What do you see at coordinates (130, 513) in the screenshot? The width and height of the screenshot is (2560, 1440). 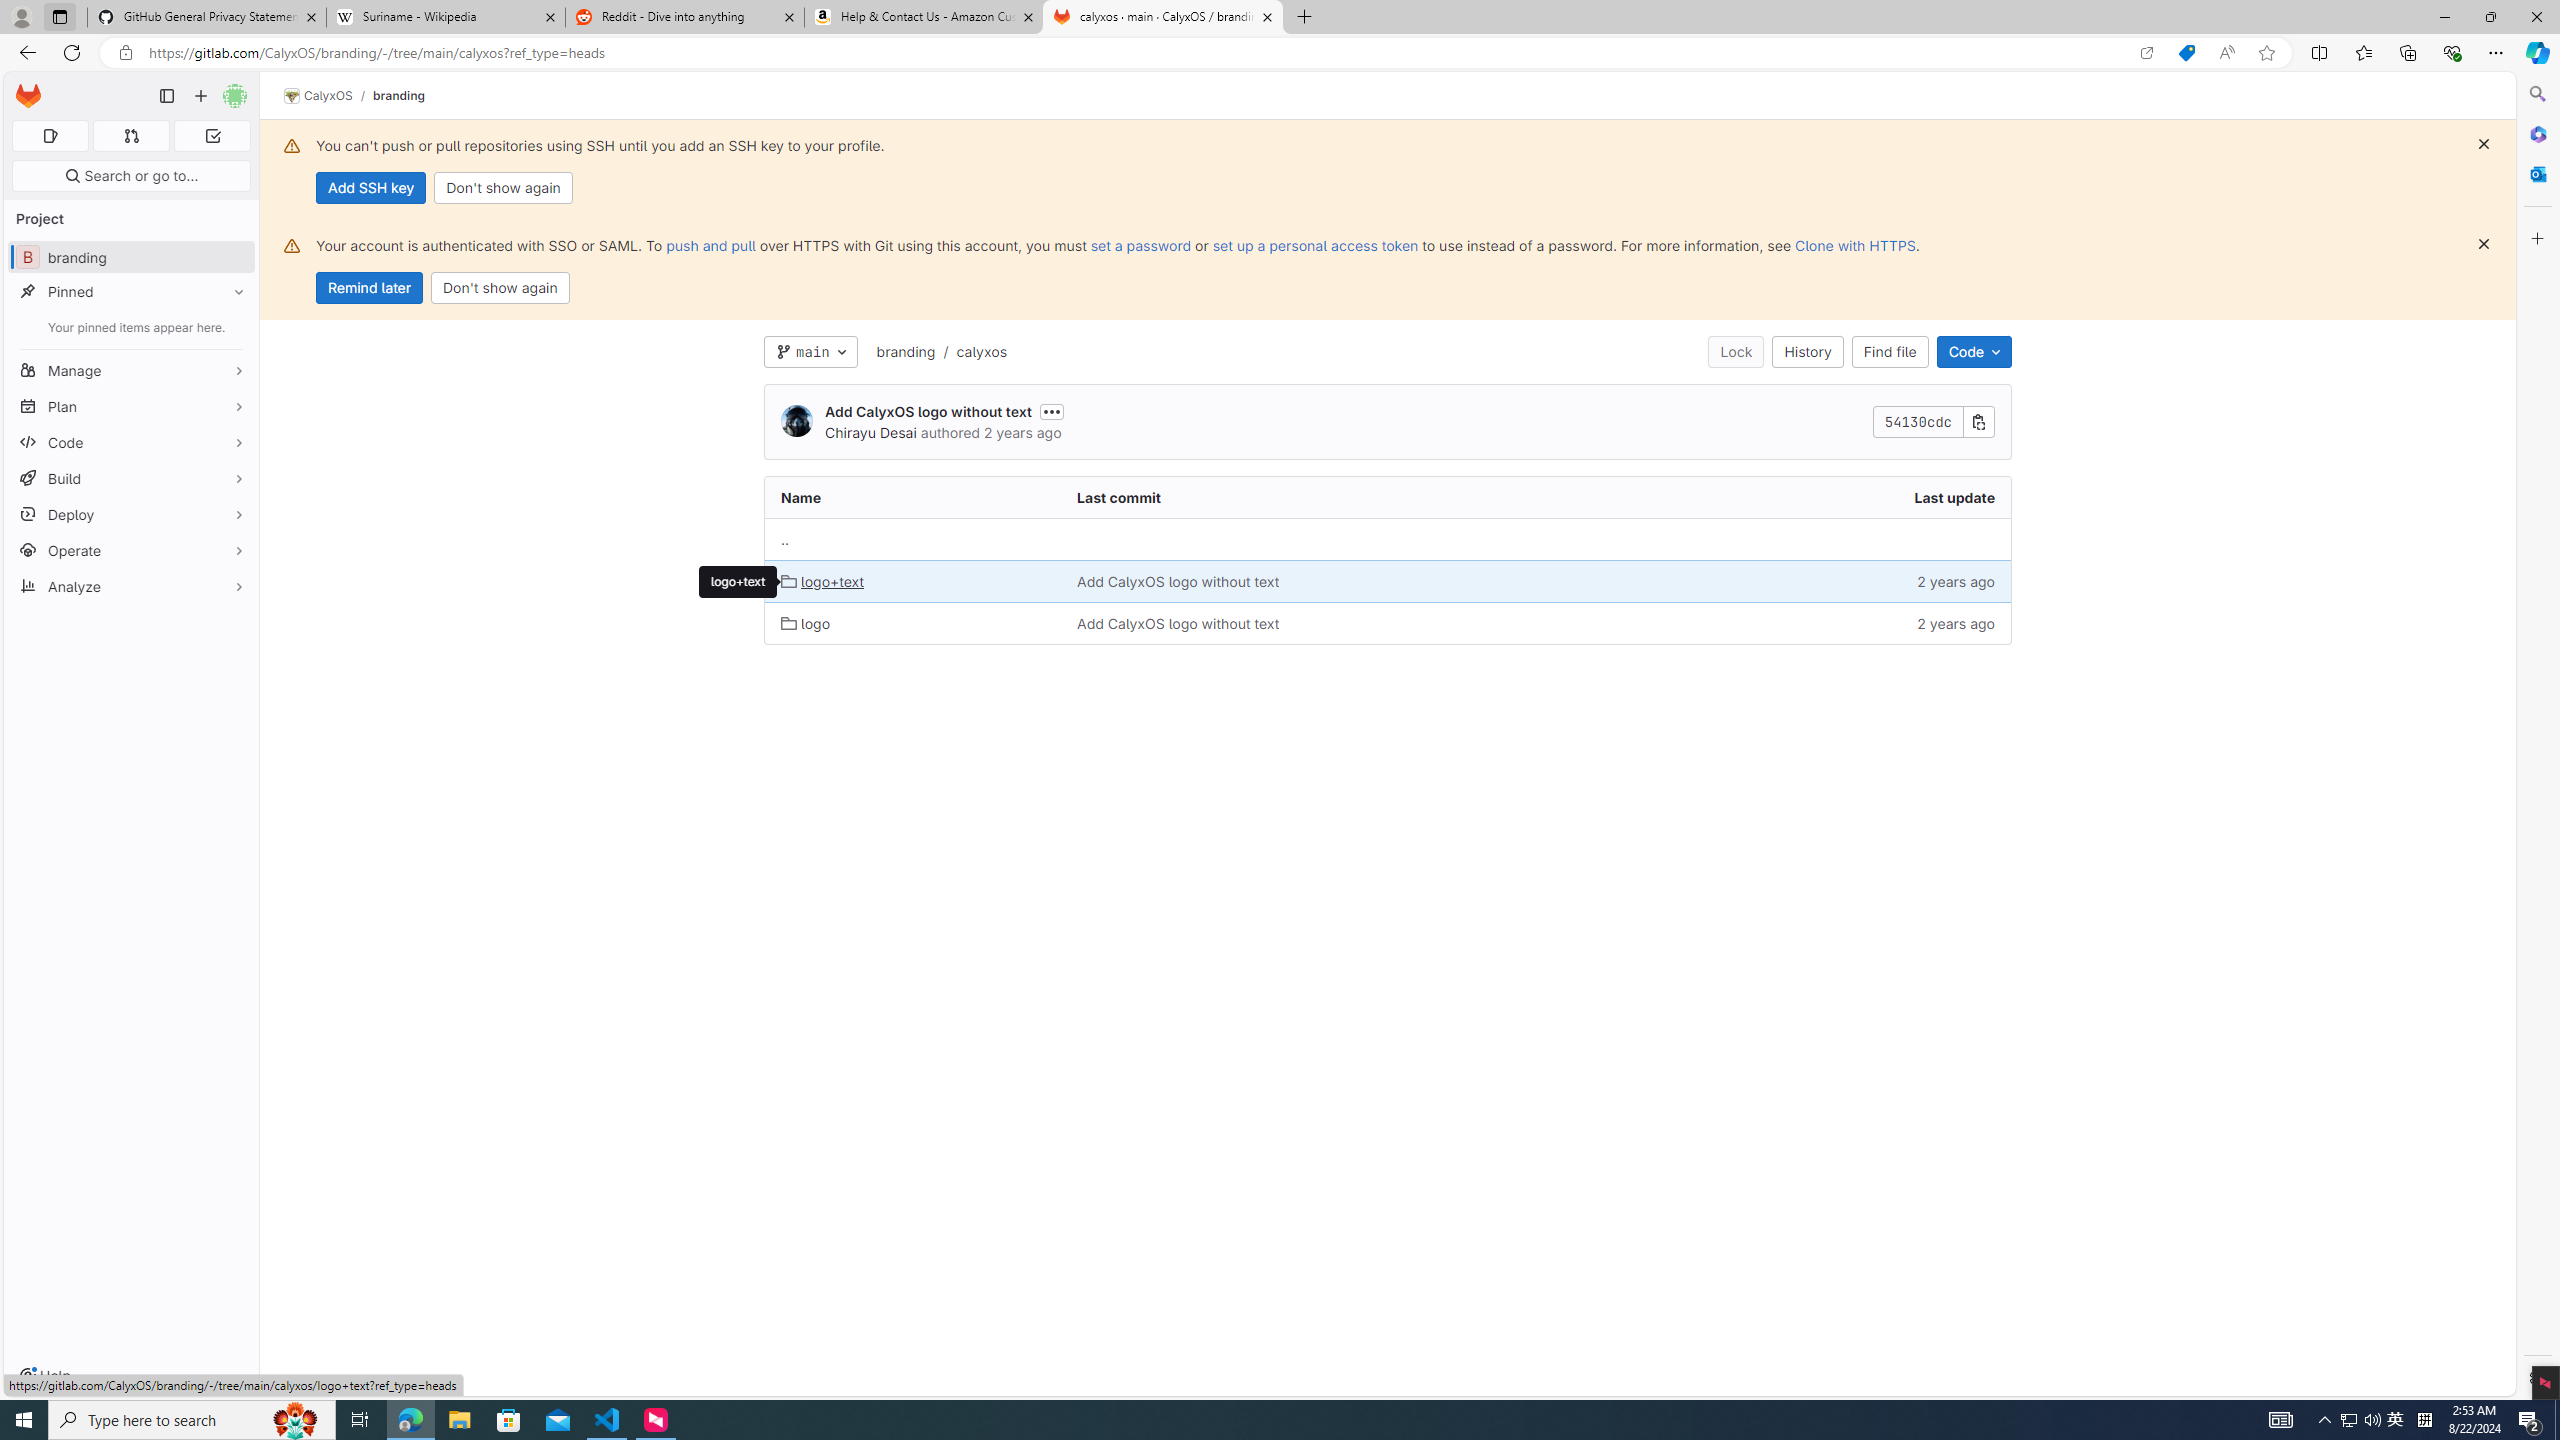 I see `'Deploy'` at bounding box center [130, 513].